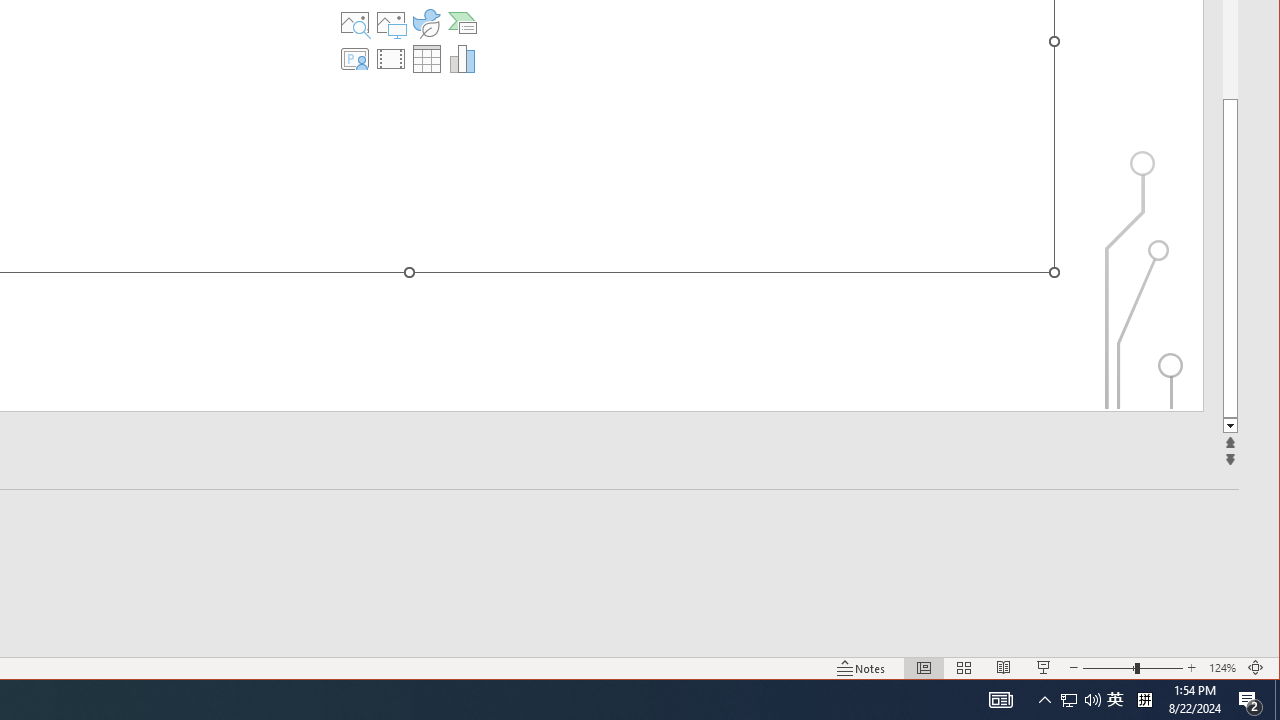 The height and width of the screenshot is (720, 1280). I want to click on 'Insert Cameo', so click(355, 58).